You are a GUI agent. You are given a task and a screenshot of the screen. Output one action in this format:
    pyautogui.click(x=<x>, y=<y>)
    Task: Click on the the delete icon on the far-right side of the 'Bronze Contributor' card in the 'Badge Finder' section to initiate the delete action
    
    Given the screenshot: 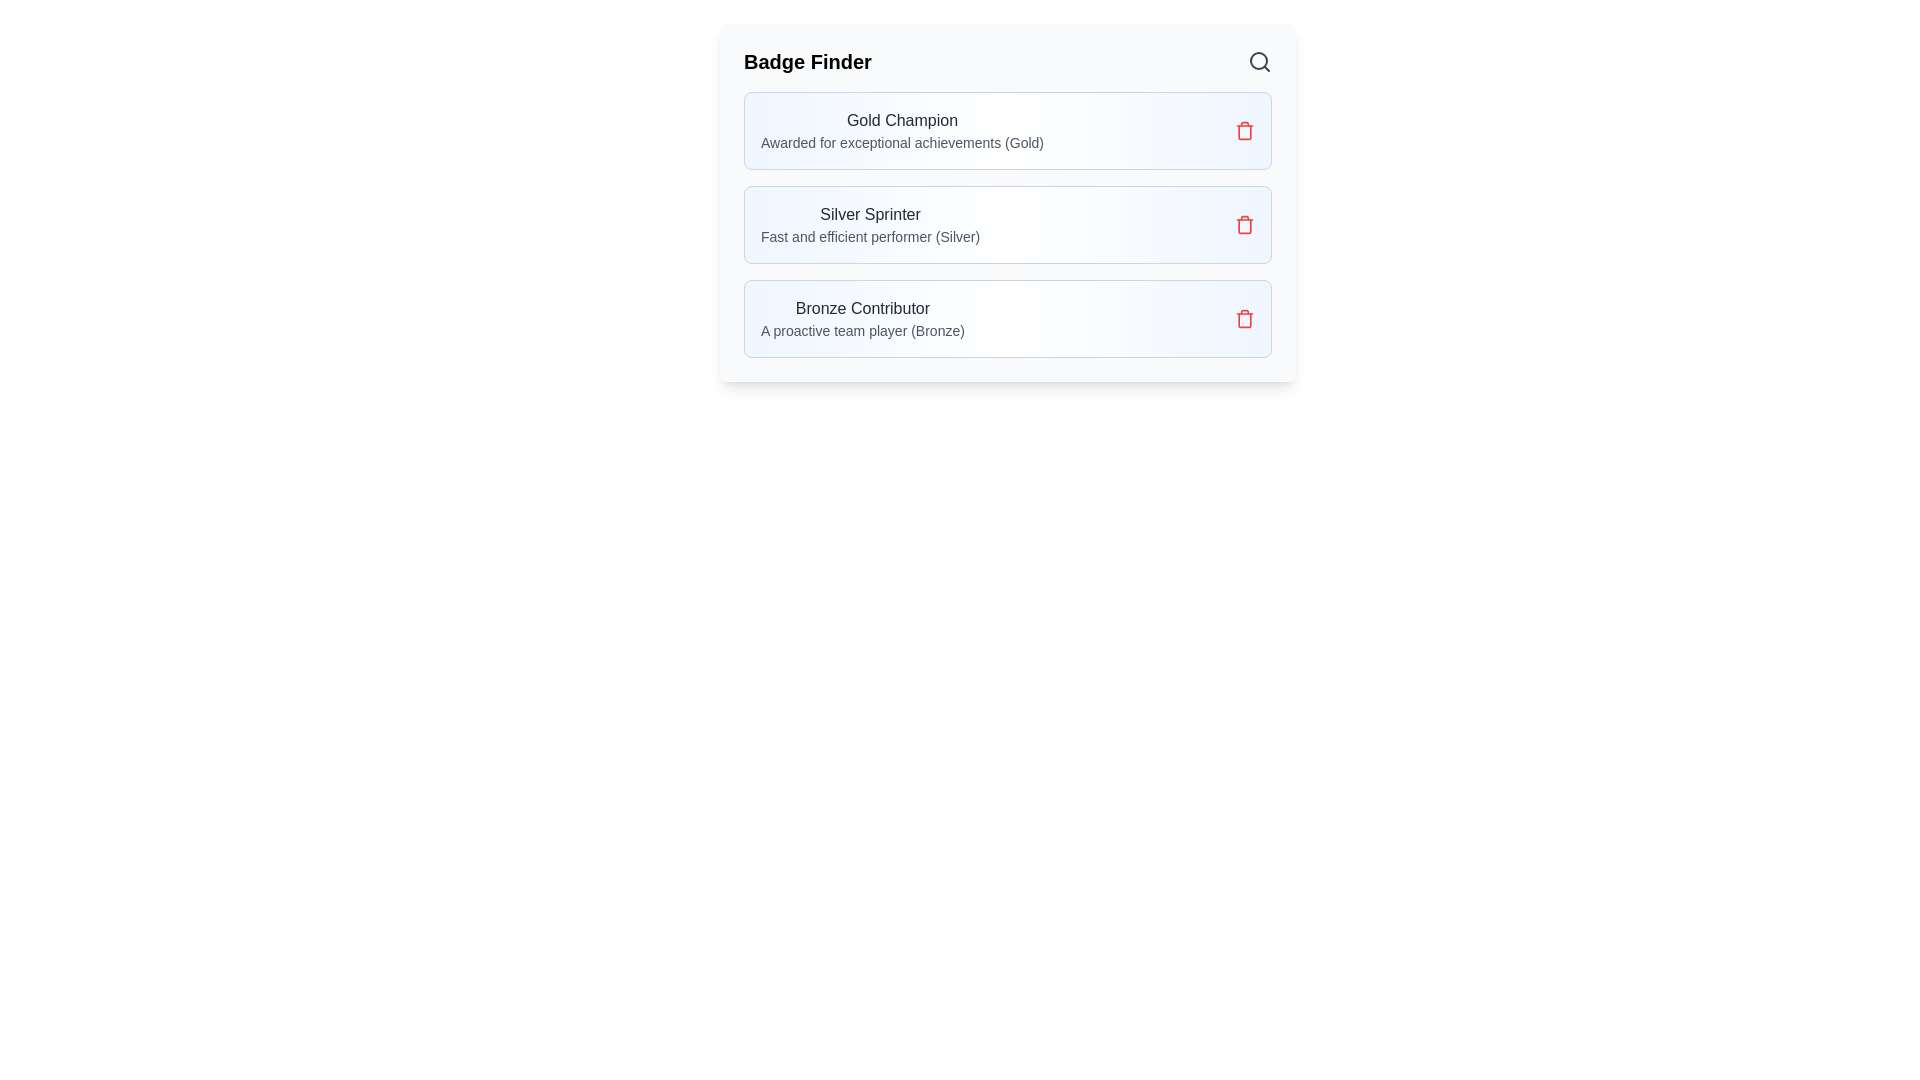 What is the action you would take?
    pyautogui.click(x=1243, y=318)
    